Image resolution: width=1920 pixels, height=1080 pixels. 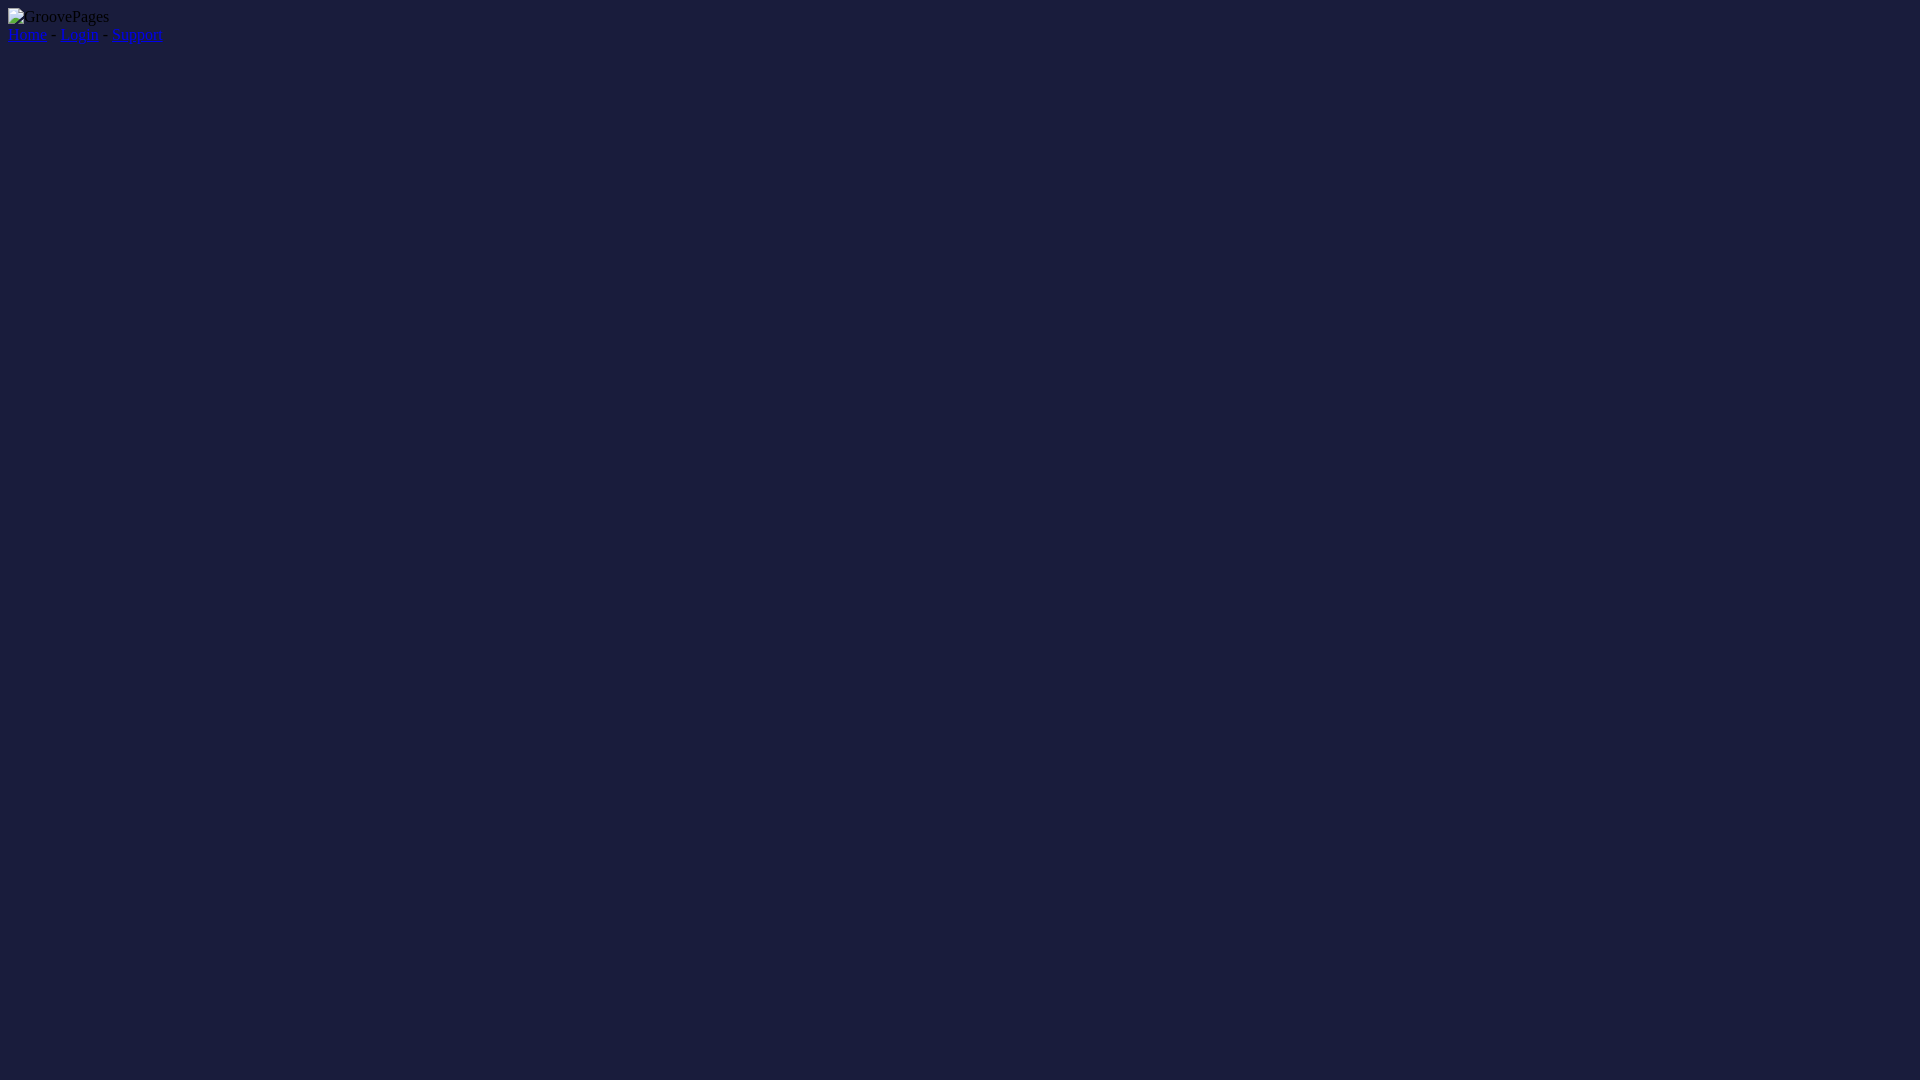 I want to click on 'Login', so click(x=78, y=34).